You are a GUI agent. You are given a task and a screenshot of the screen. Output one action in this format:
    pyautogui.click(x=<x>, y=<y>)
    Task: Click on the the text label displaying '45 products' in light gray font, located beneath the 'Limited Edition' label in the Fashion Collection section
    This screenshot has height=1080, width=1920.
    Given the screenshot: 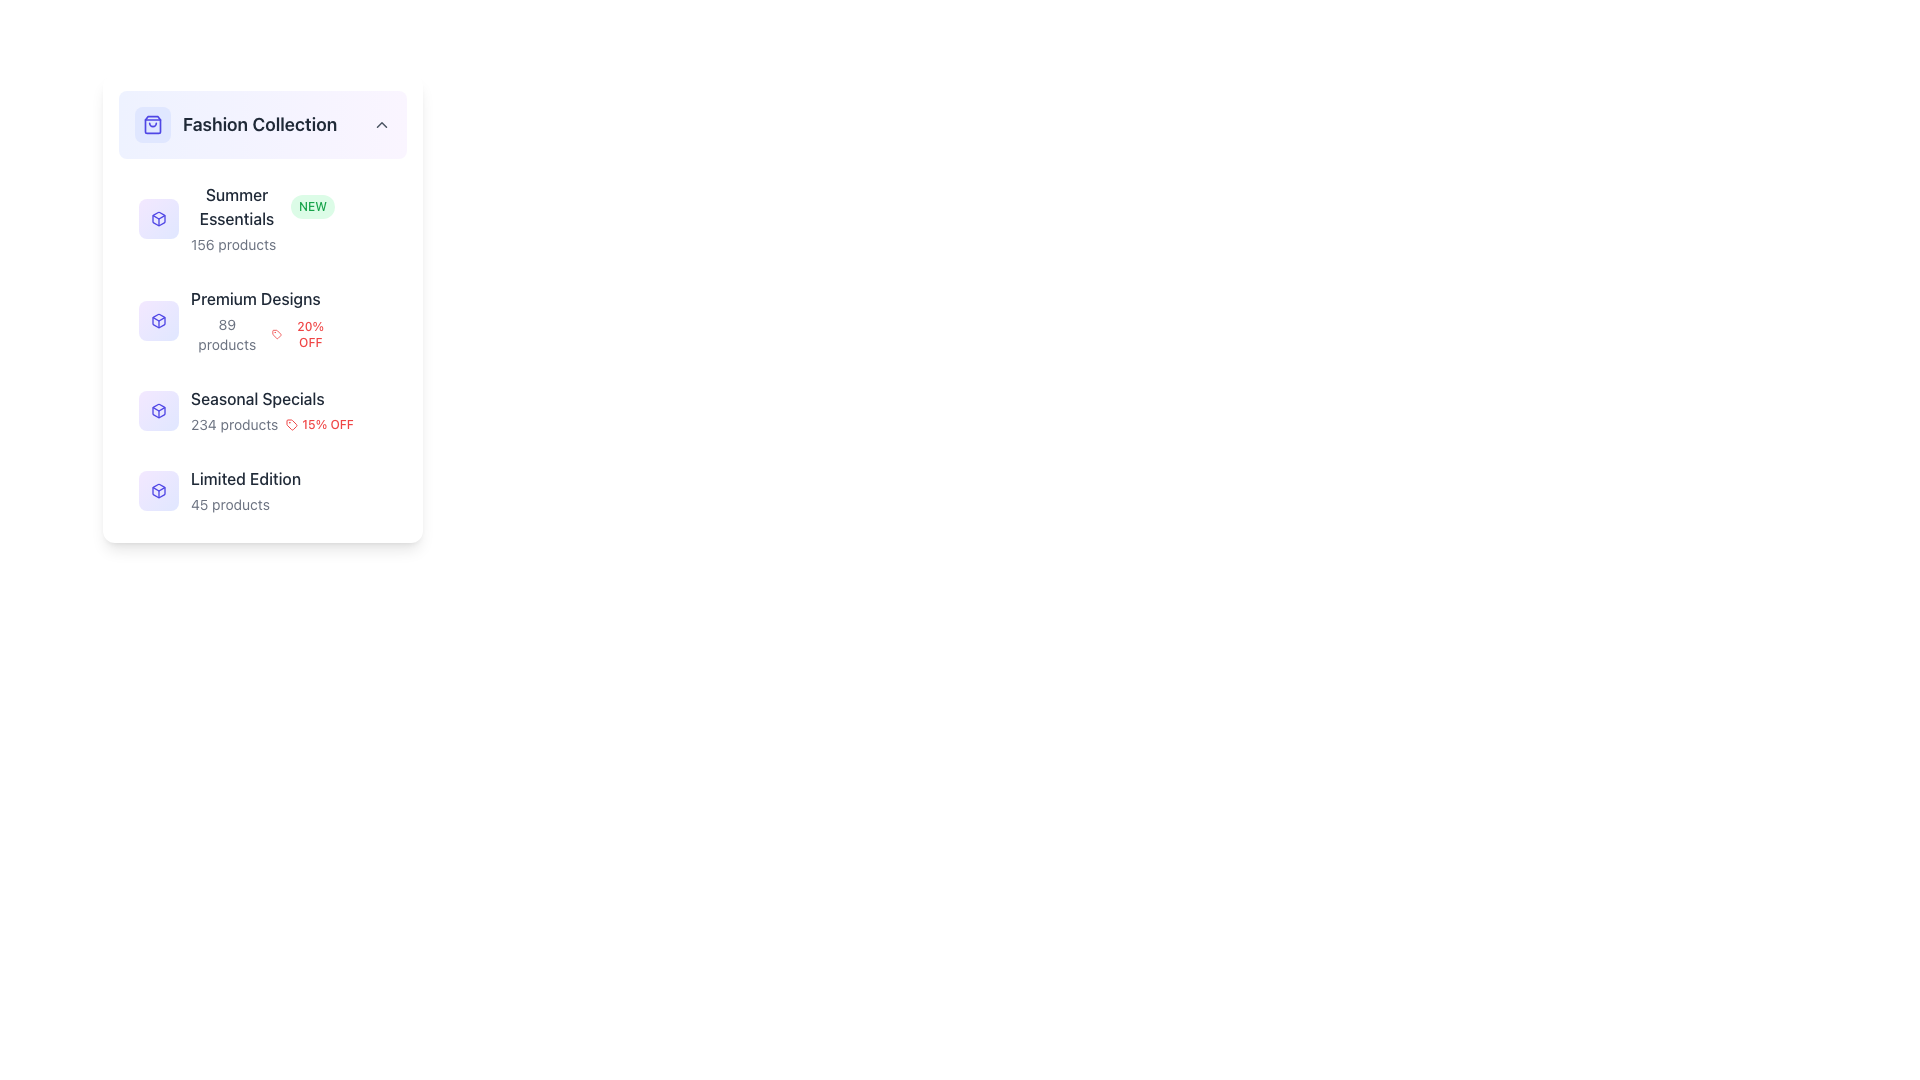 What is the action you would take?
    pyautogui.click(x=262, y=504)
    